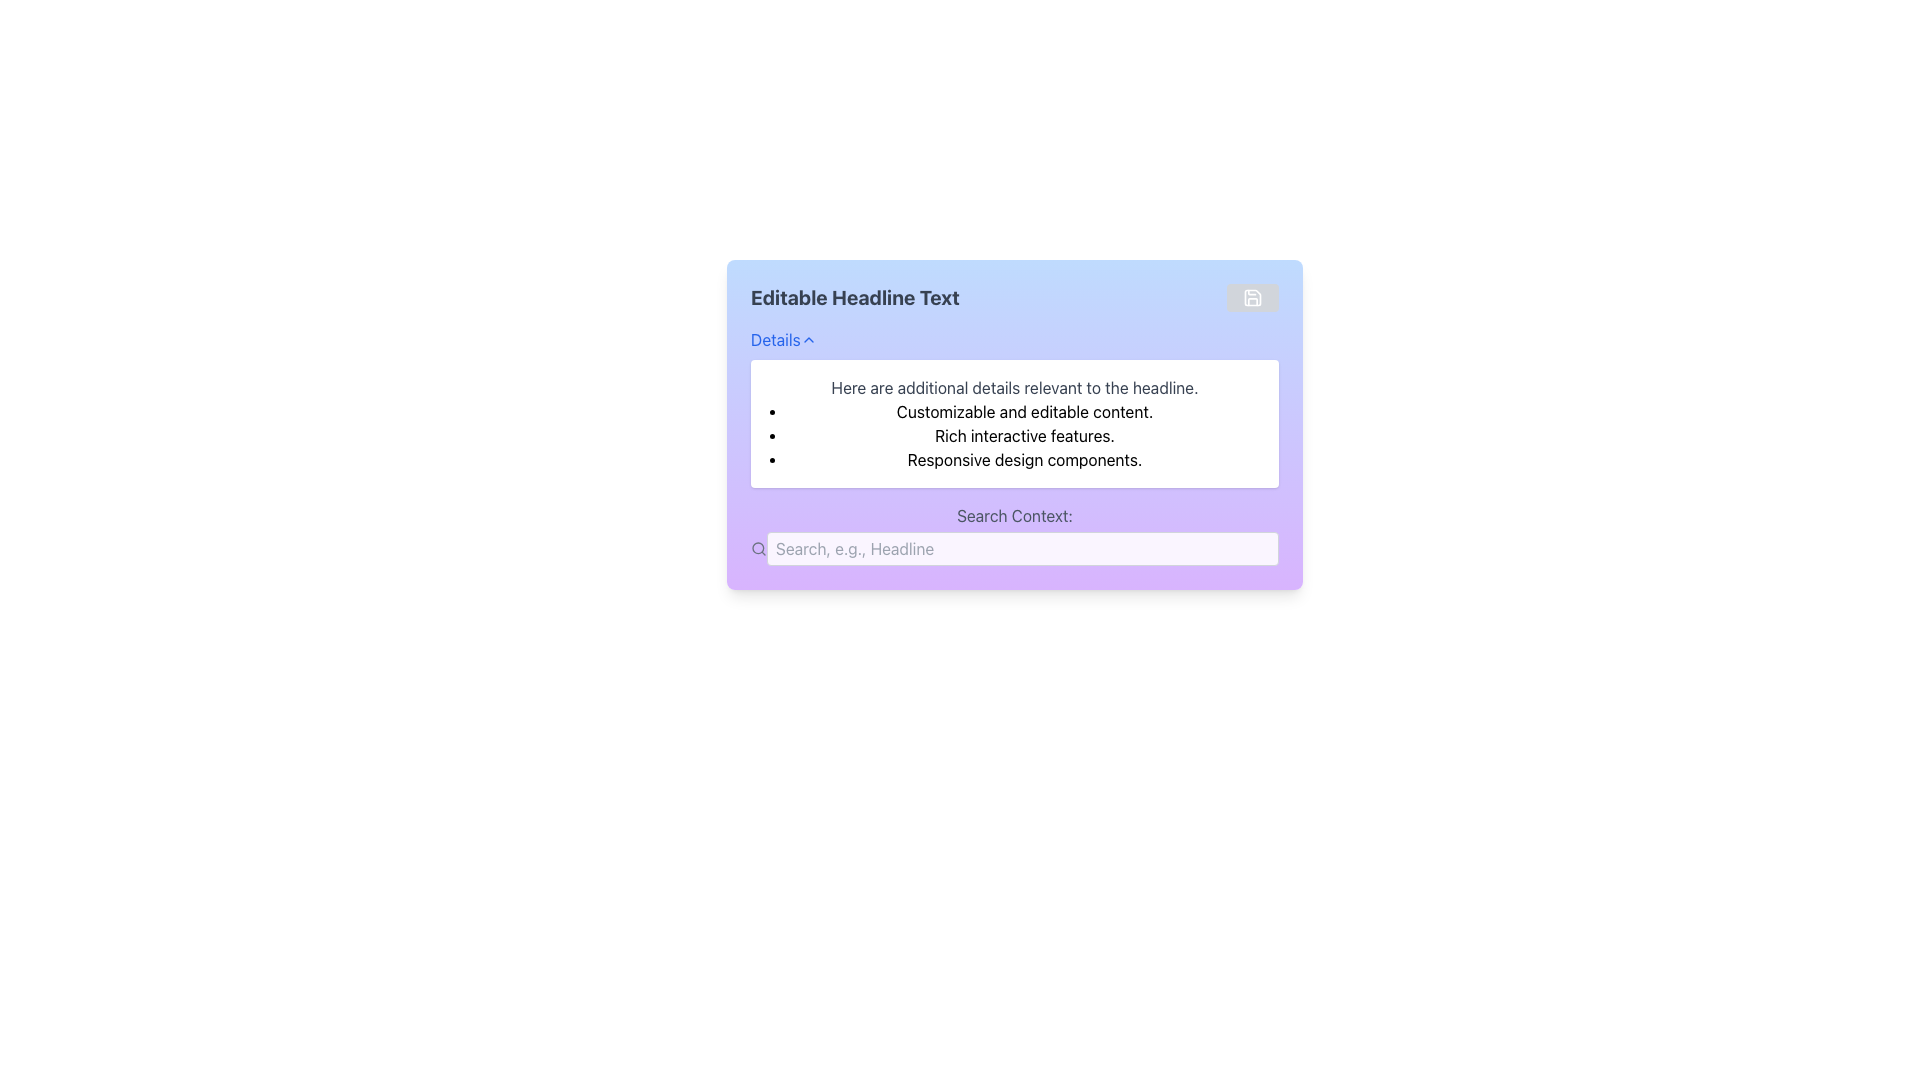  What do you see at coordinates (1251, 297) in the screenshot?
I see `the save icon located in the top-right corner of the card` at bounding box center [1251, 297].